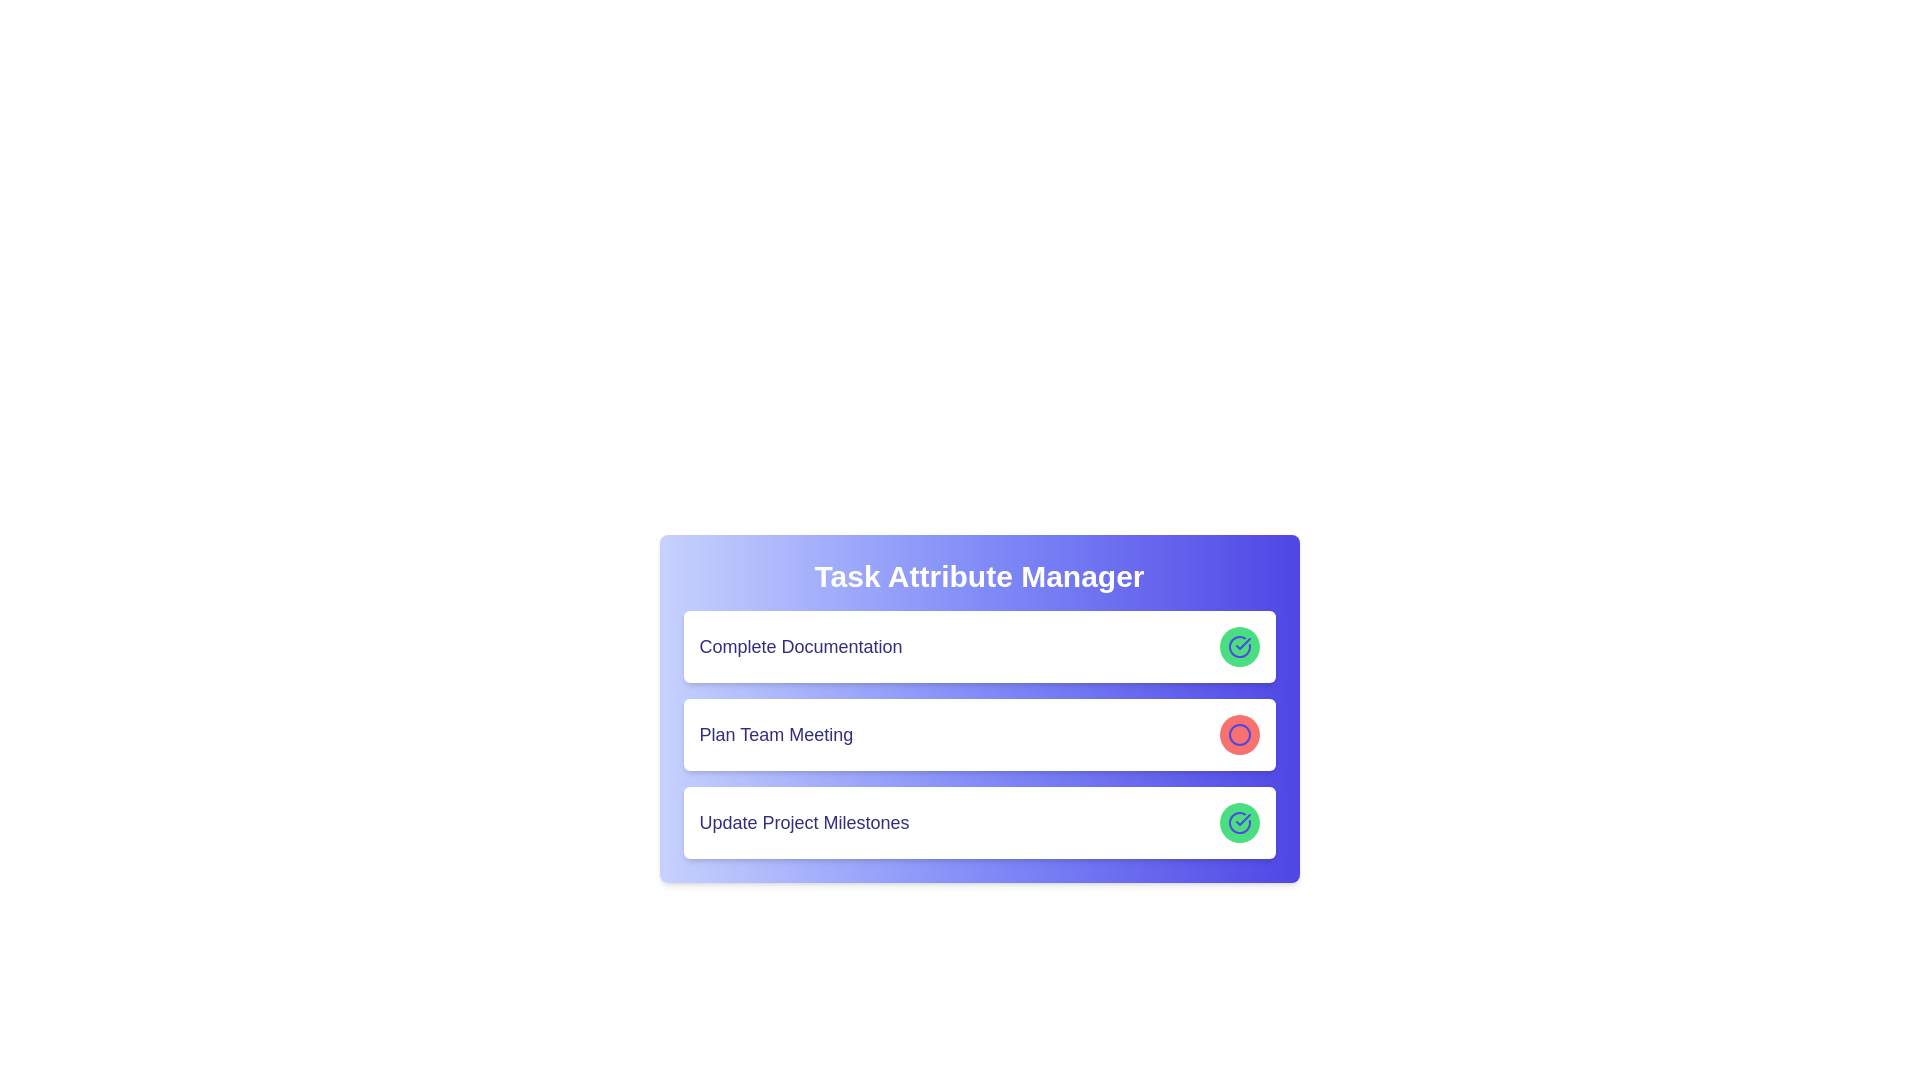 The height and width of the screenshot is (1080, 1920). I want to click on the checkmark icon that indicates the completion status of the 'Complete Documentation' task, located within the green circular indicator on the extreme right of the first task row, so click(1242, 820).